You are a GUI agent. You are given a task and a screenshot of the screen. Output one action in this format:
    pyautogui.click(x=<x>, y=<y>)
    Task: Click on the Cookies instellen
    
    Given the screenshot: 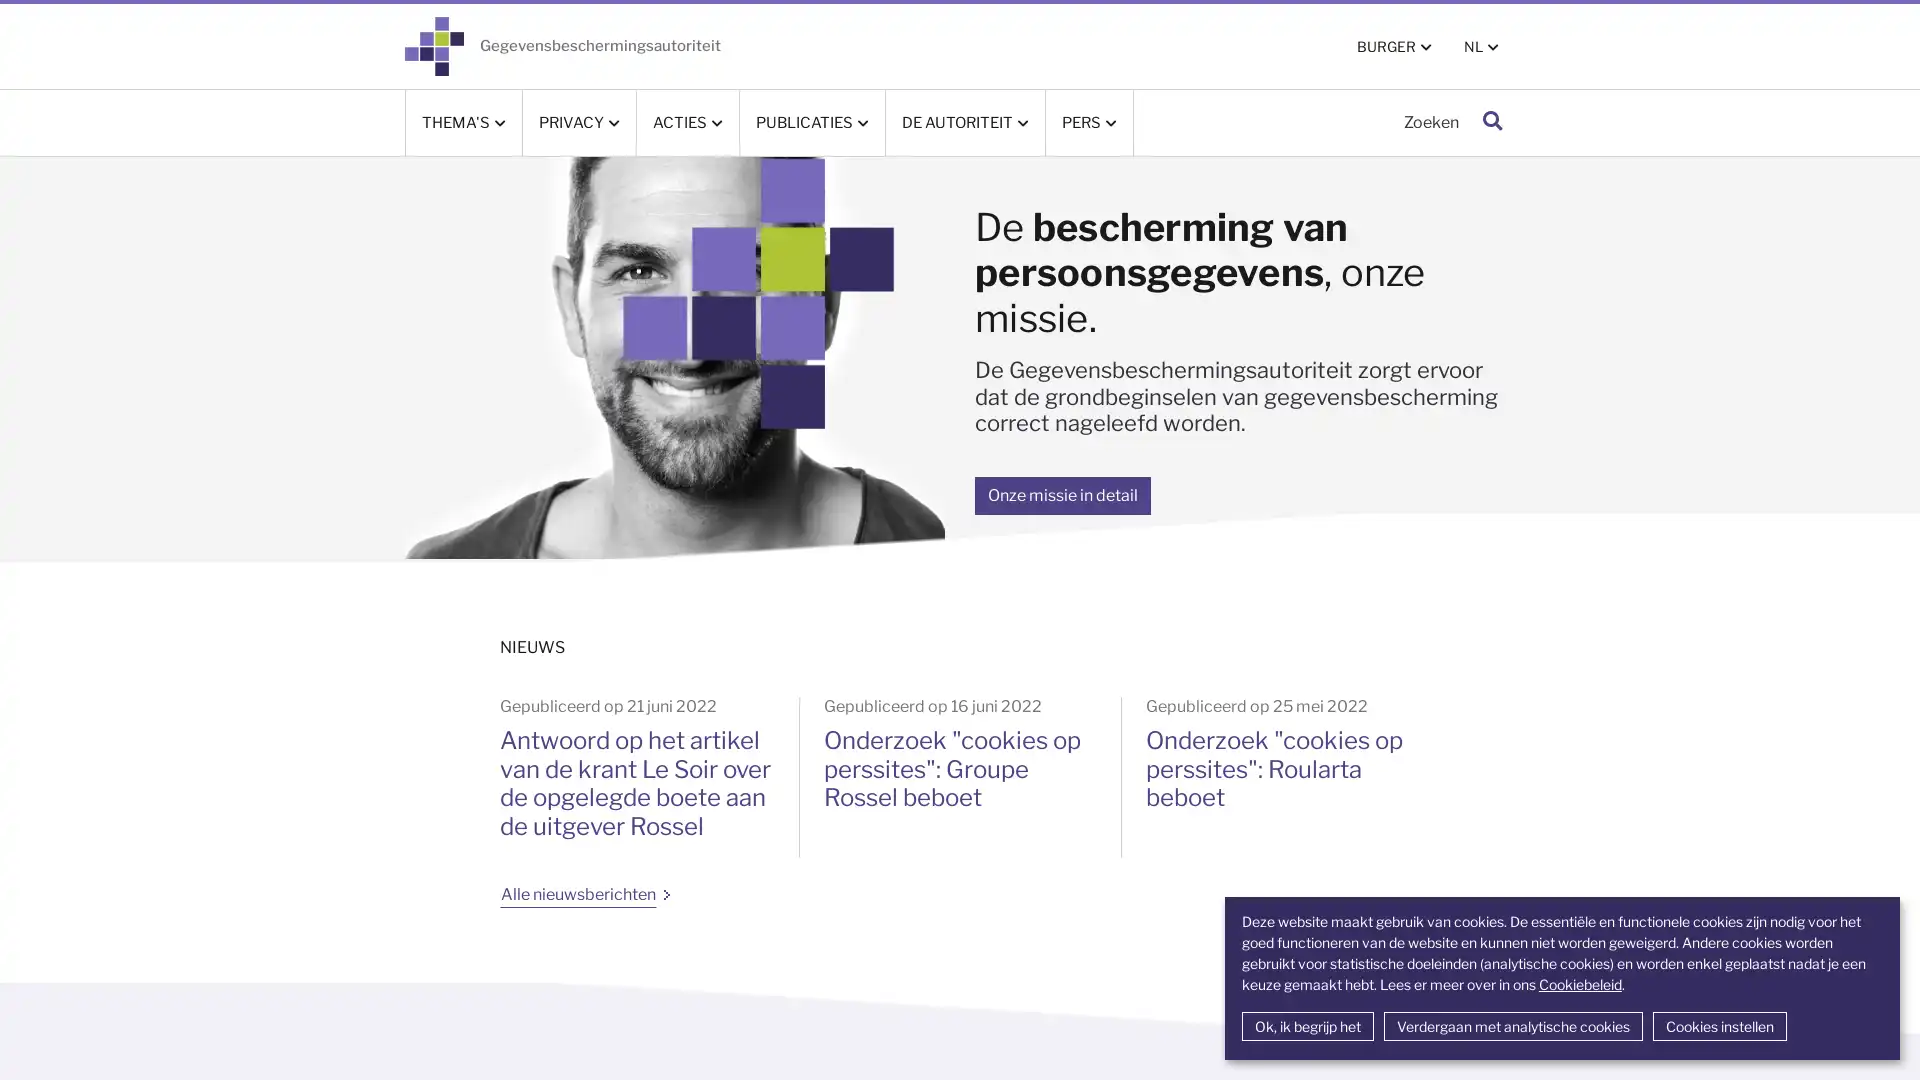 What is the action you would take?
    pyautogui.click(x=1717, y=1026)
    